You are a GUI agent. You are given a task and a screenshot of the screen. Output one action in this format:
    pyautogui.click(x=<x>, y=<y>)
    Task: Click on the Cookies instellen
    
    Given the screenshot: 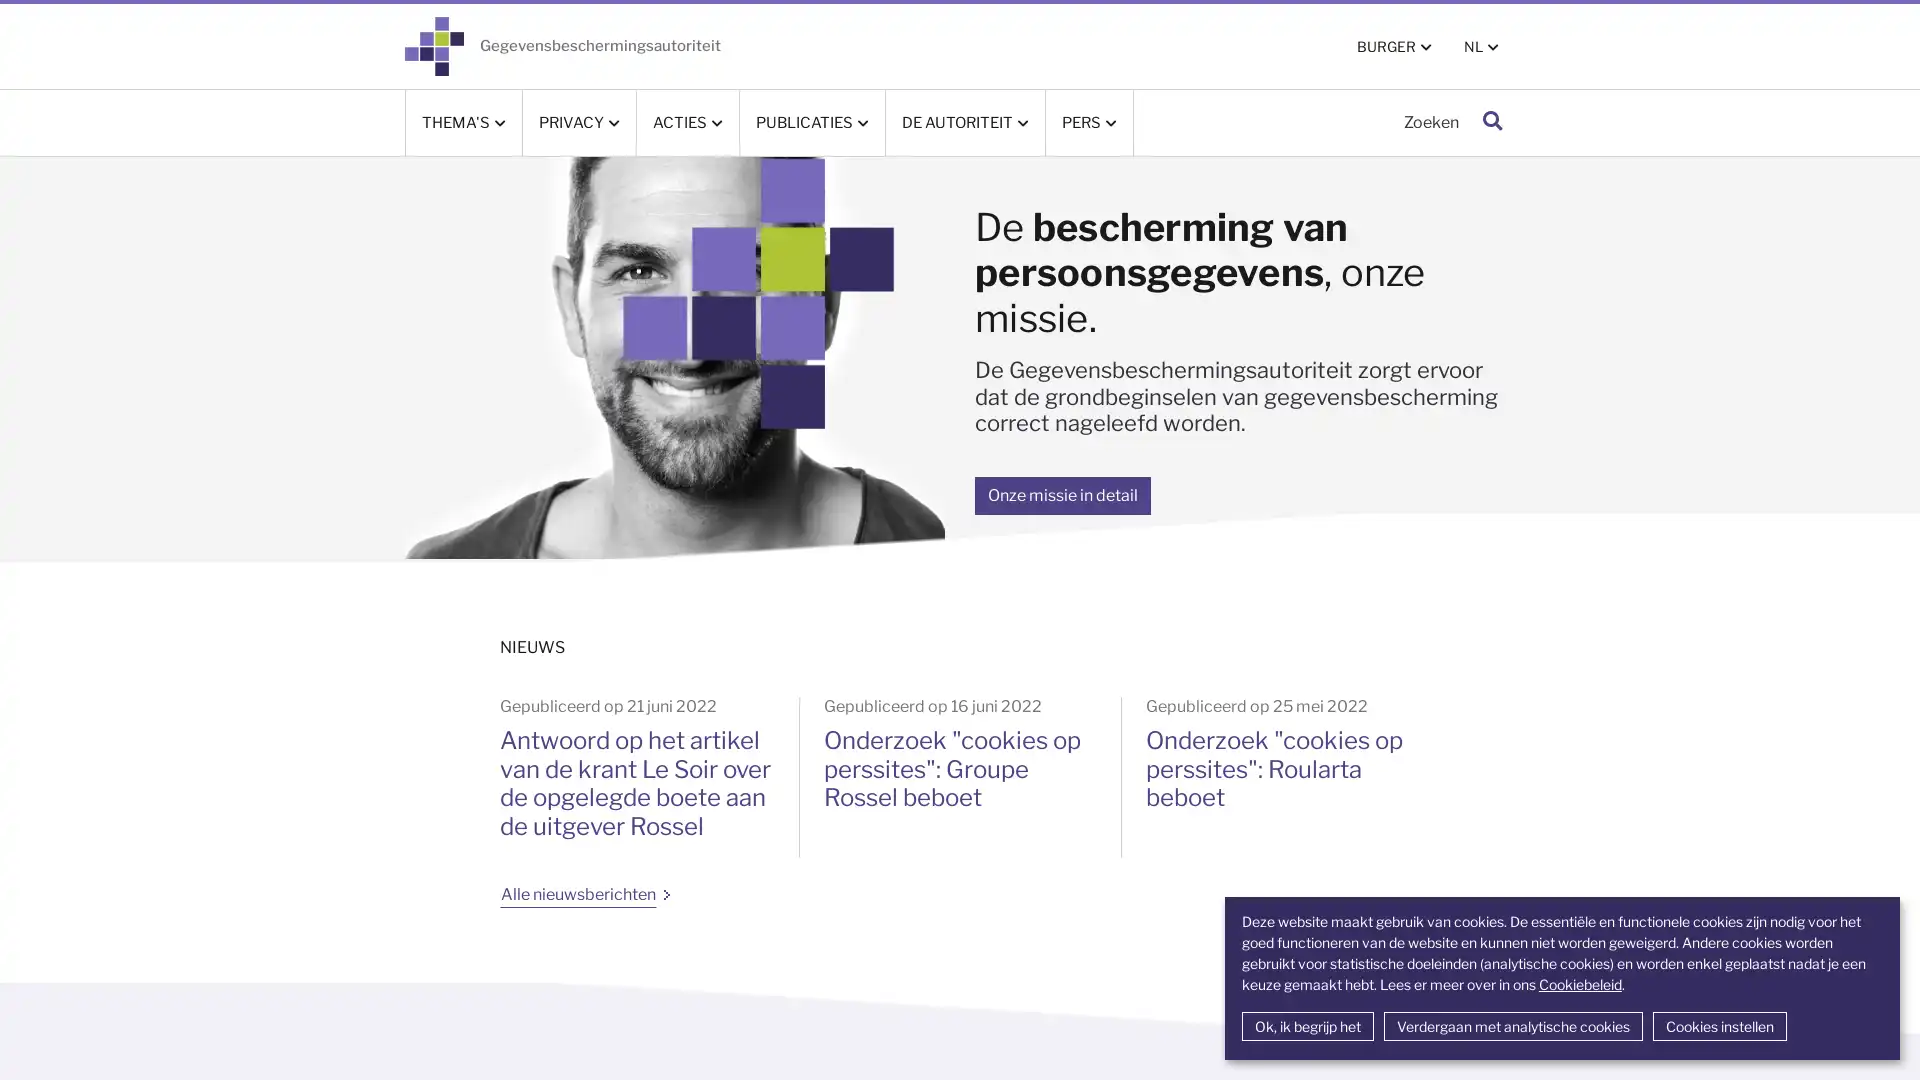 What is the action you would take?
    pyautogui.click(x=1717, y=1026)
    